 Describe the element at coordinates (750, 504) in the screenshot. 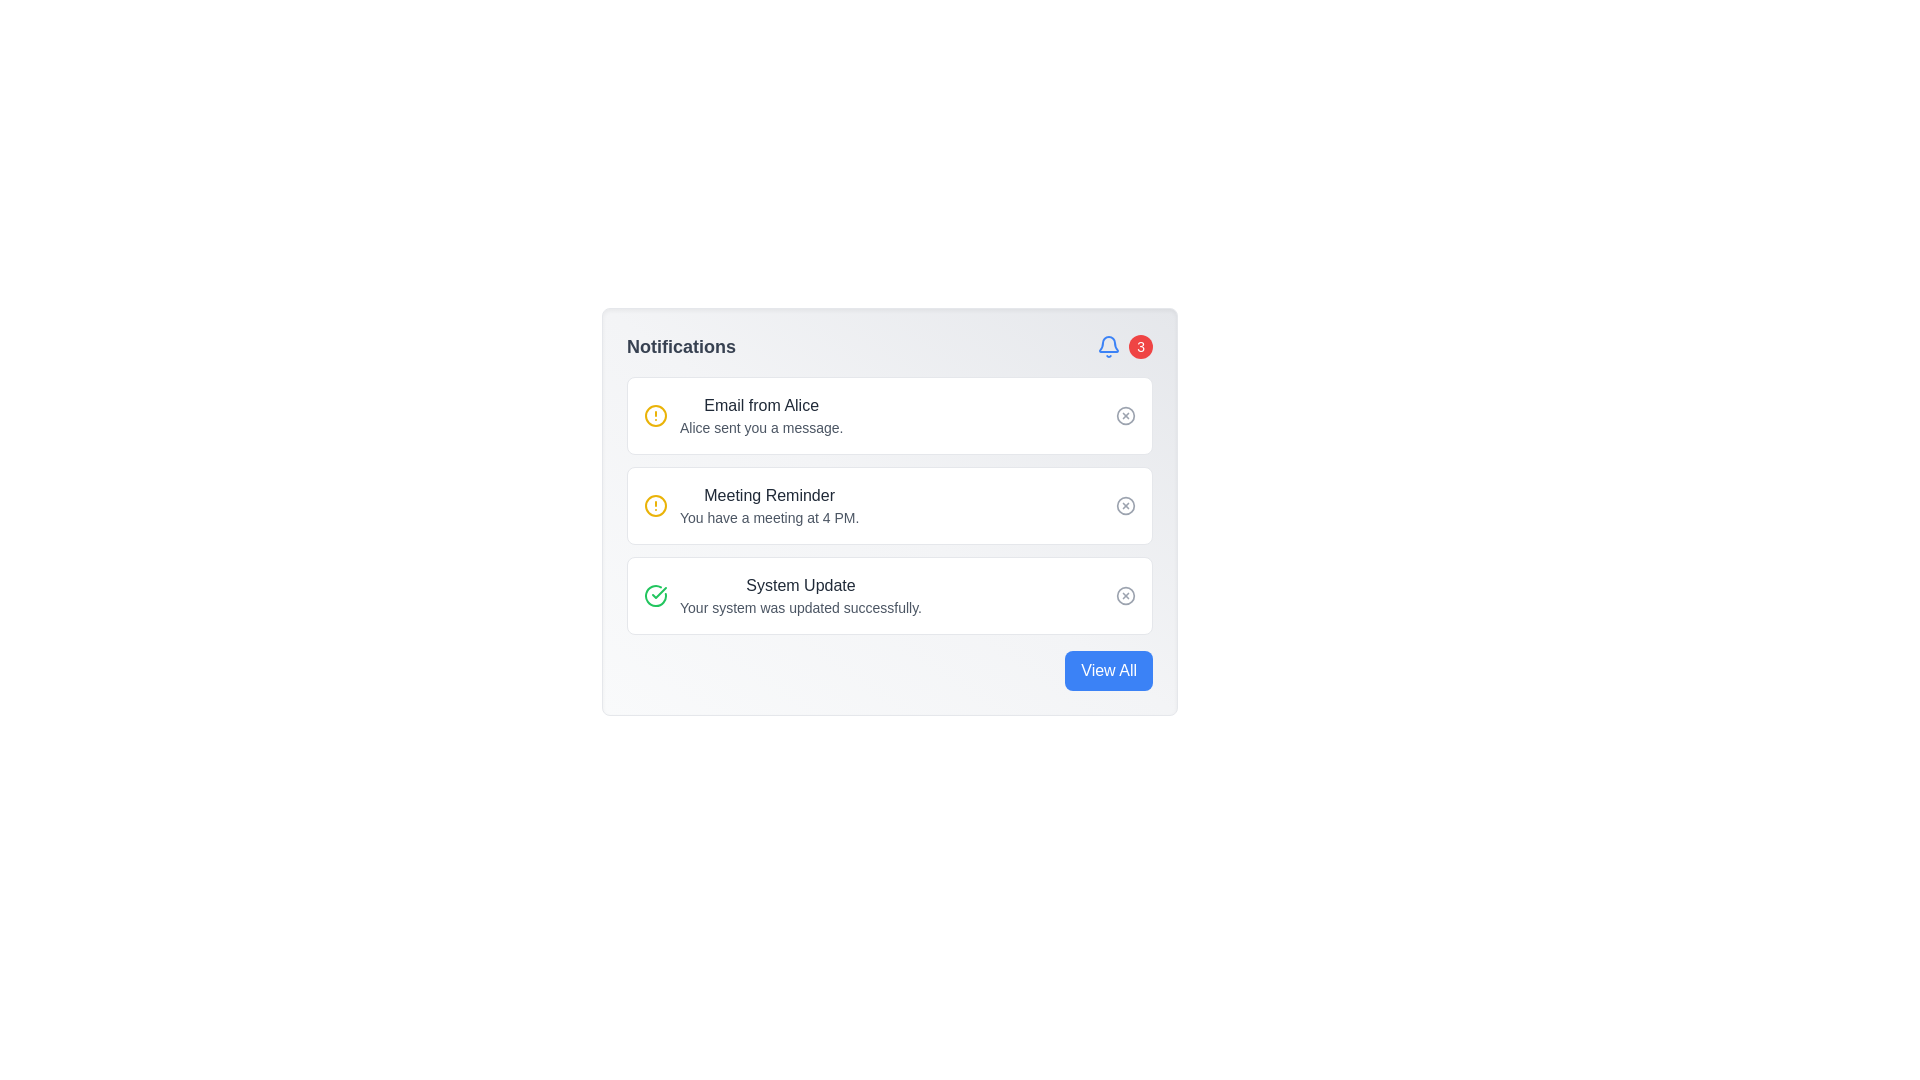

I see `the second notification titled 'Meeting Reminder'` at that location.